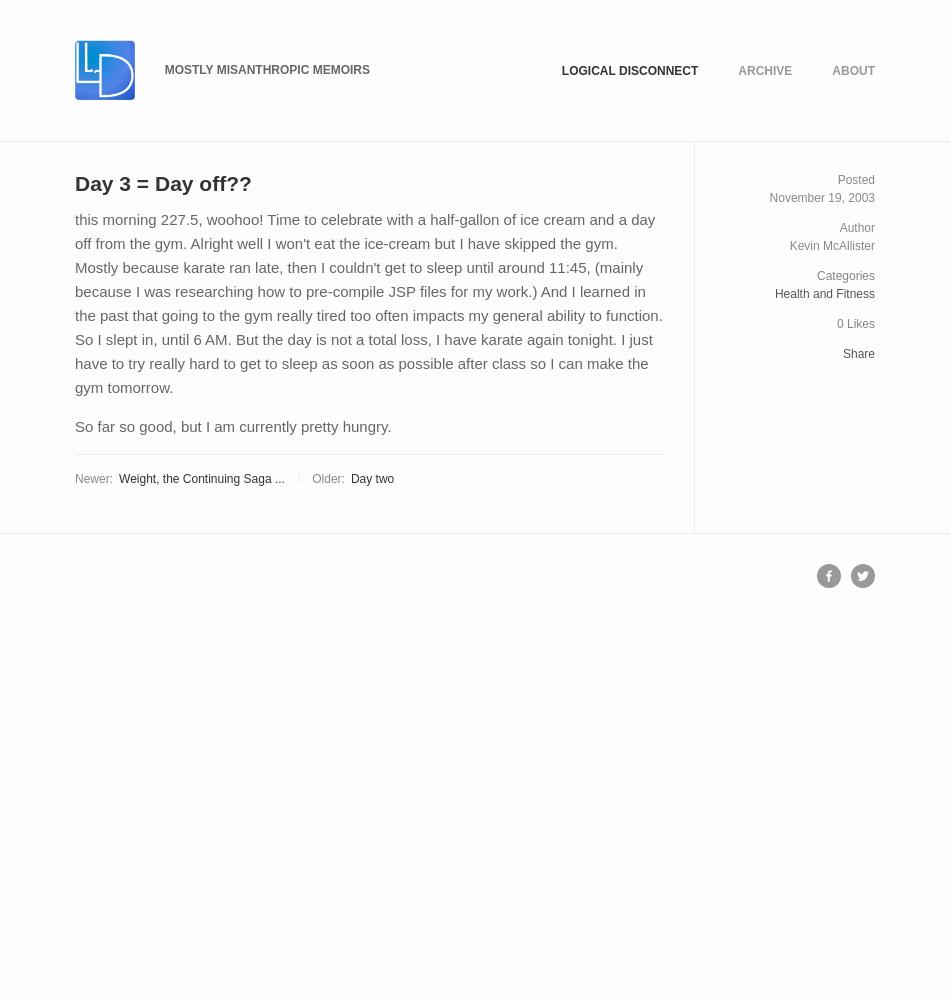  Describe the element at coordinates (327, 477) in the screenshot. I see `'Older:'` at that location.